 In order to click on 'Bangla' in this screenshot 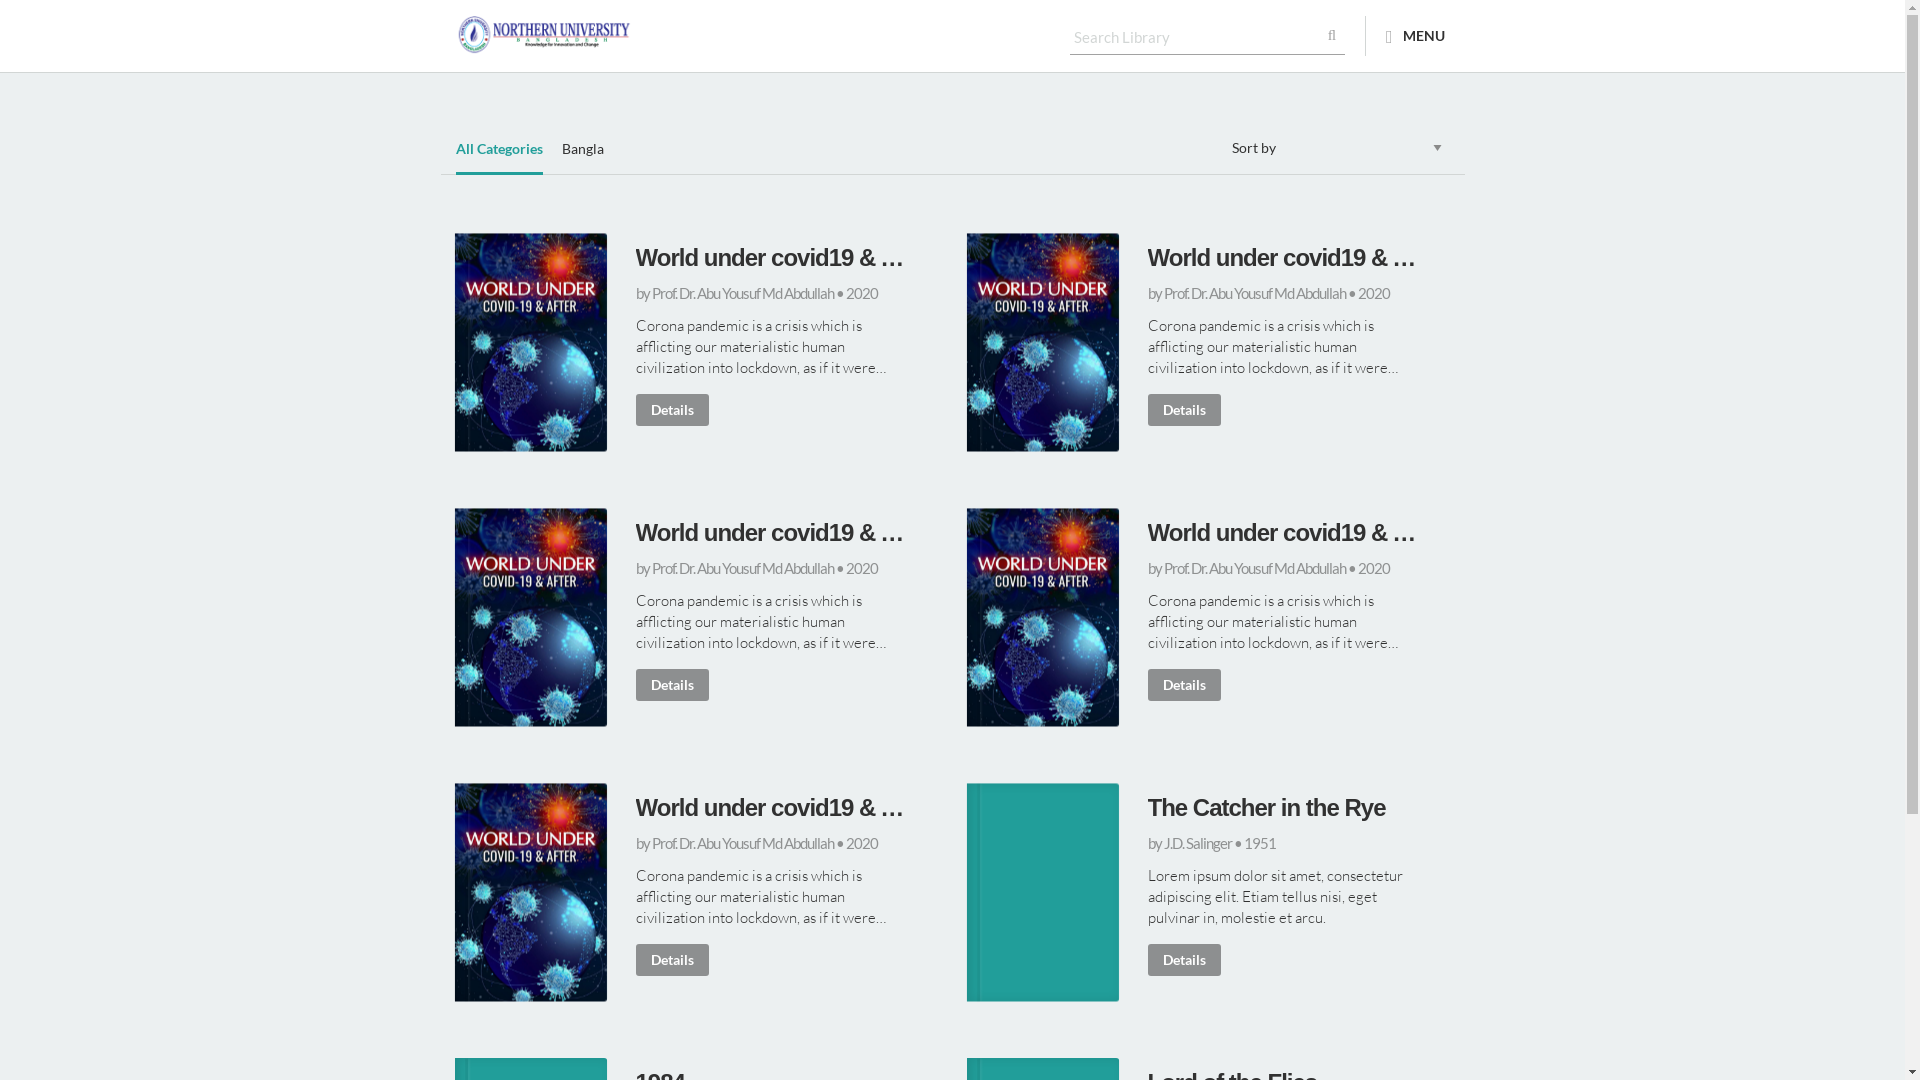, I will do `click(581, 156)`.